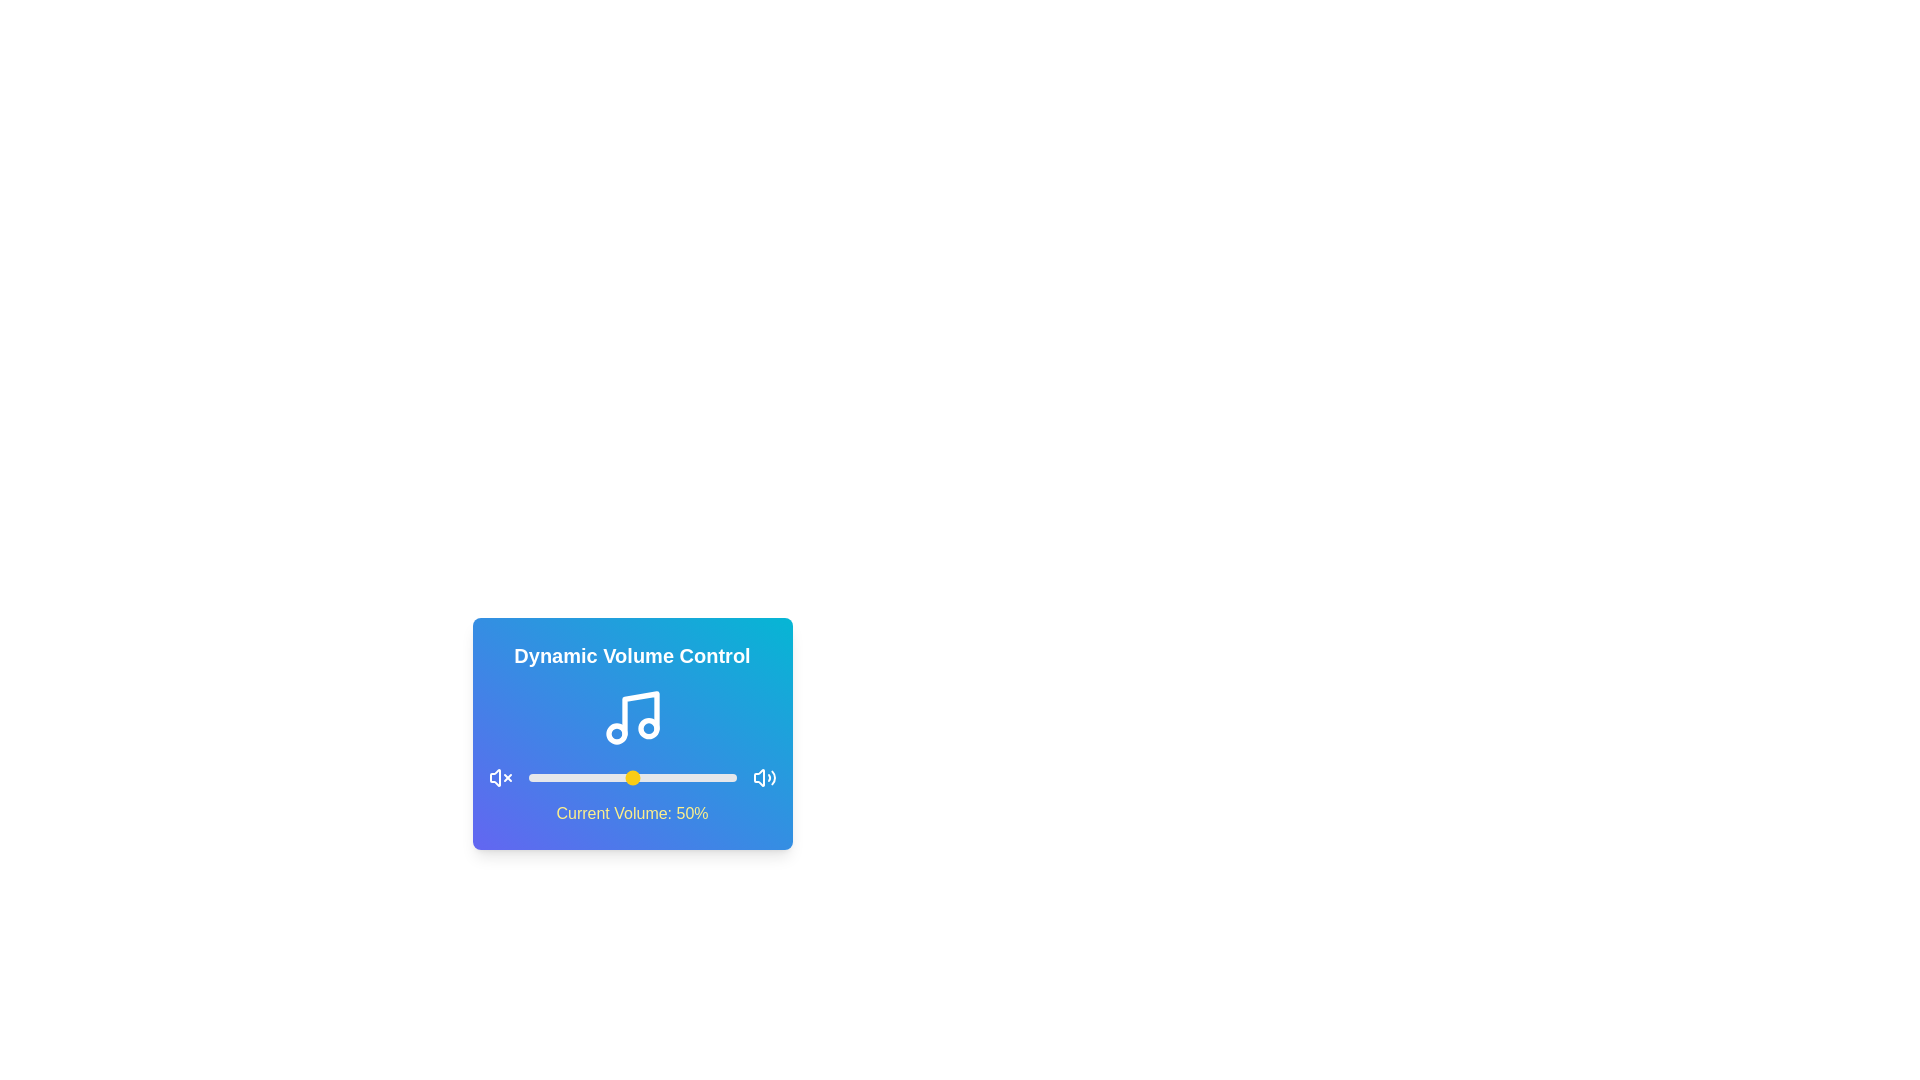 The width and height of the screenshot is (1920, 1080). What do you see at coordinates (536, 777) in the screenshot?
I see `the volume to 4% by adjusting the slider` at bounding box center [536, 777].